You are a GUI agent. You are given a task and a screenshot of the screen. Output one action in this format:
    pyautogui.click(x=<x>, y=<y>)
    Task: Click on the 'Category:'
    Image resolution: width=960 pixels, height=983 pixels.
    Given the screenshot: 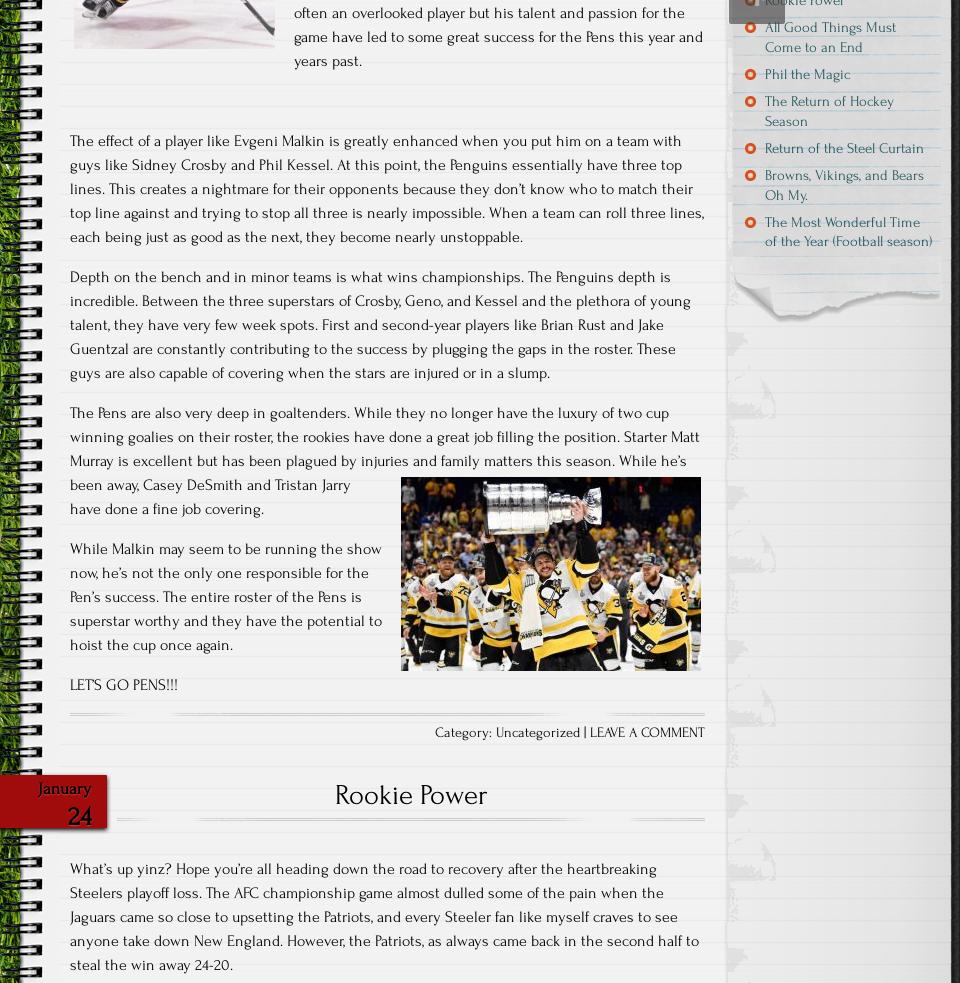 What is the action you would take?
    pyautogui.click(x=465, y=731)
    